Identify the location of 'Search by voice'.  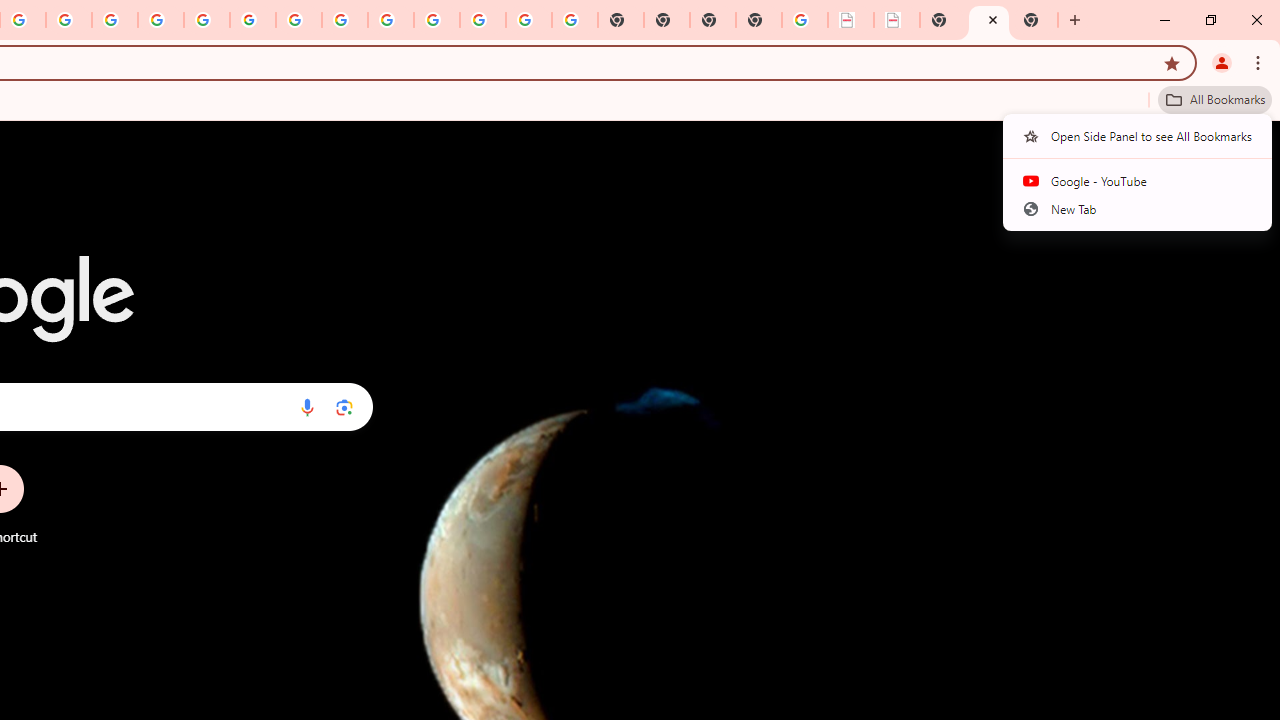
(306, 406).